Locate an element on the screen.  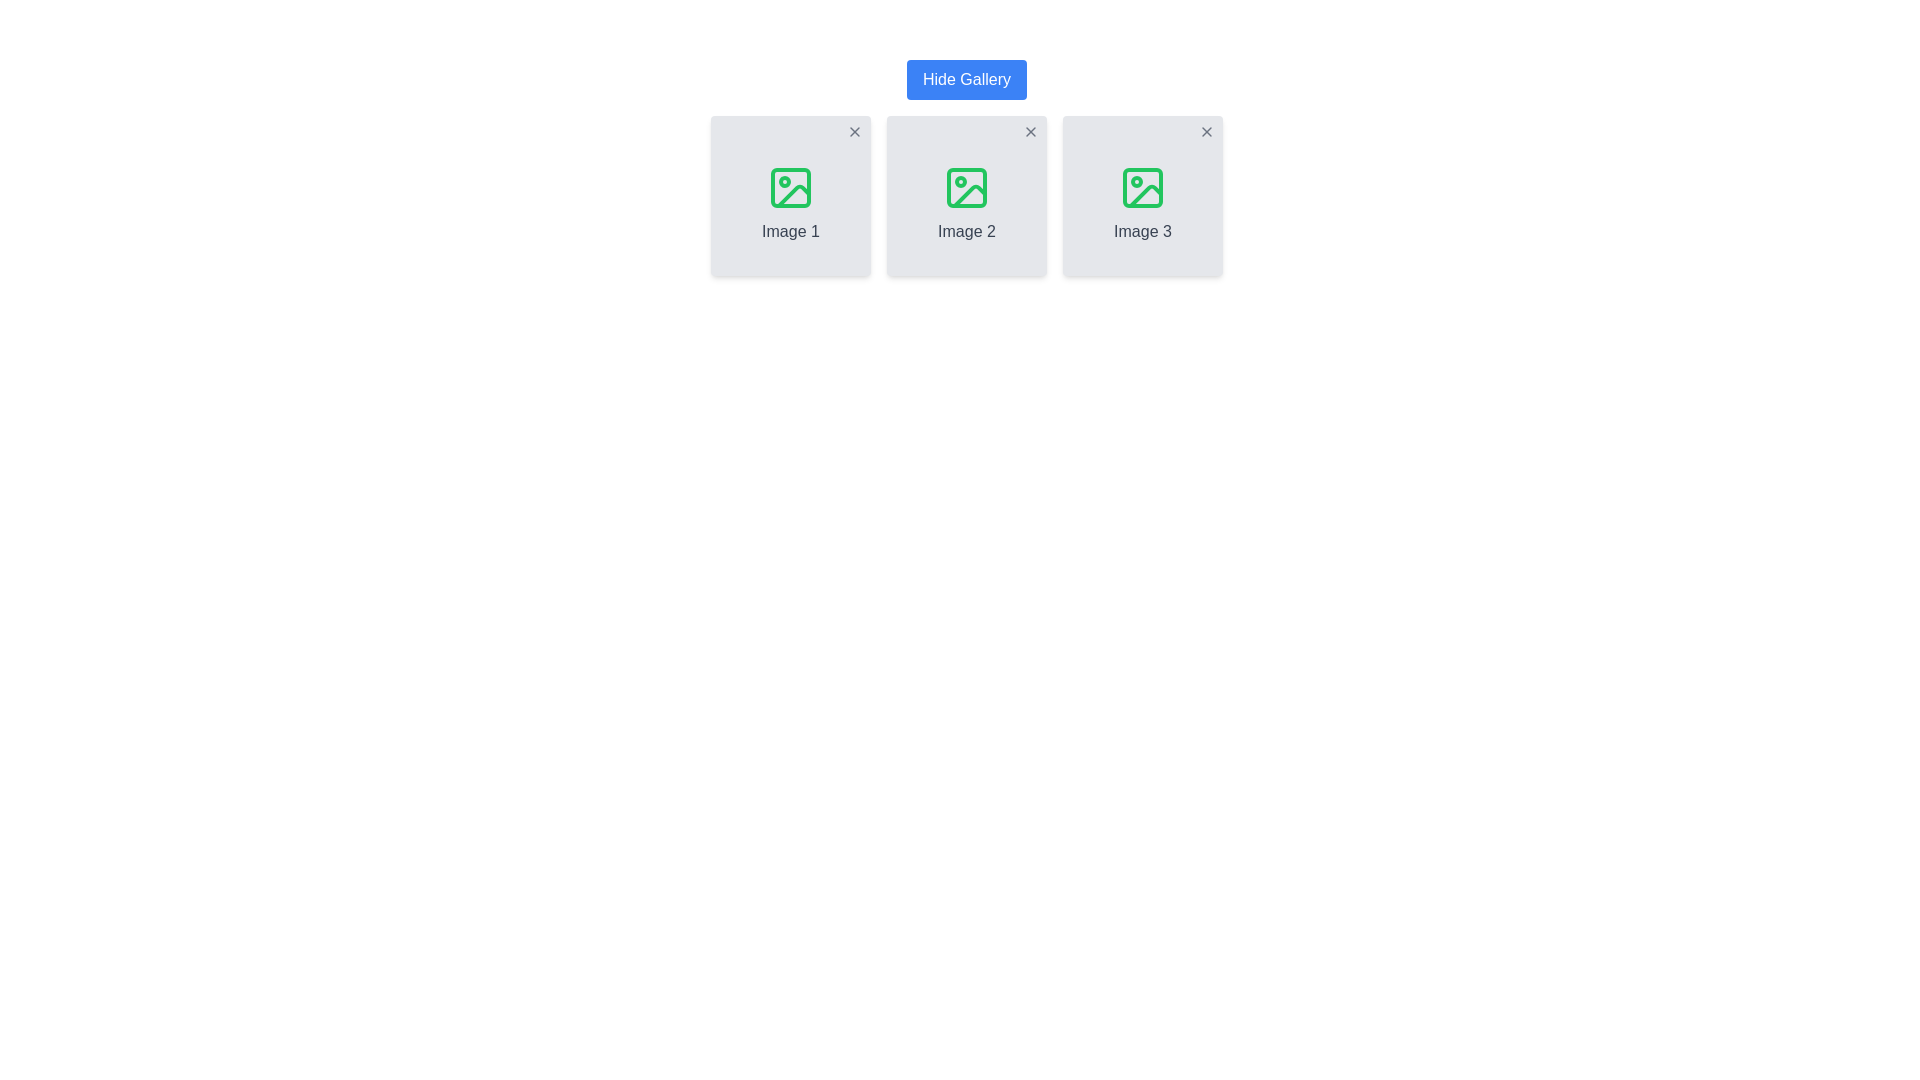
the rectangular button with rounded corners that has a blue background and white text reading 'Hide Gallery' is located at coordinates (966, 79).